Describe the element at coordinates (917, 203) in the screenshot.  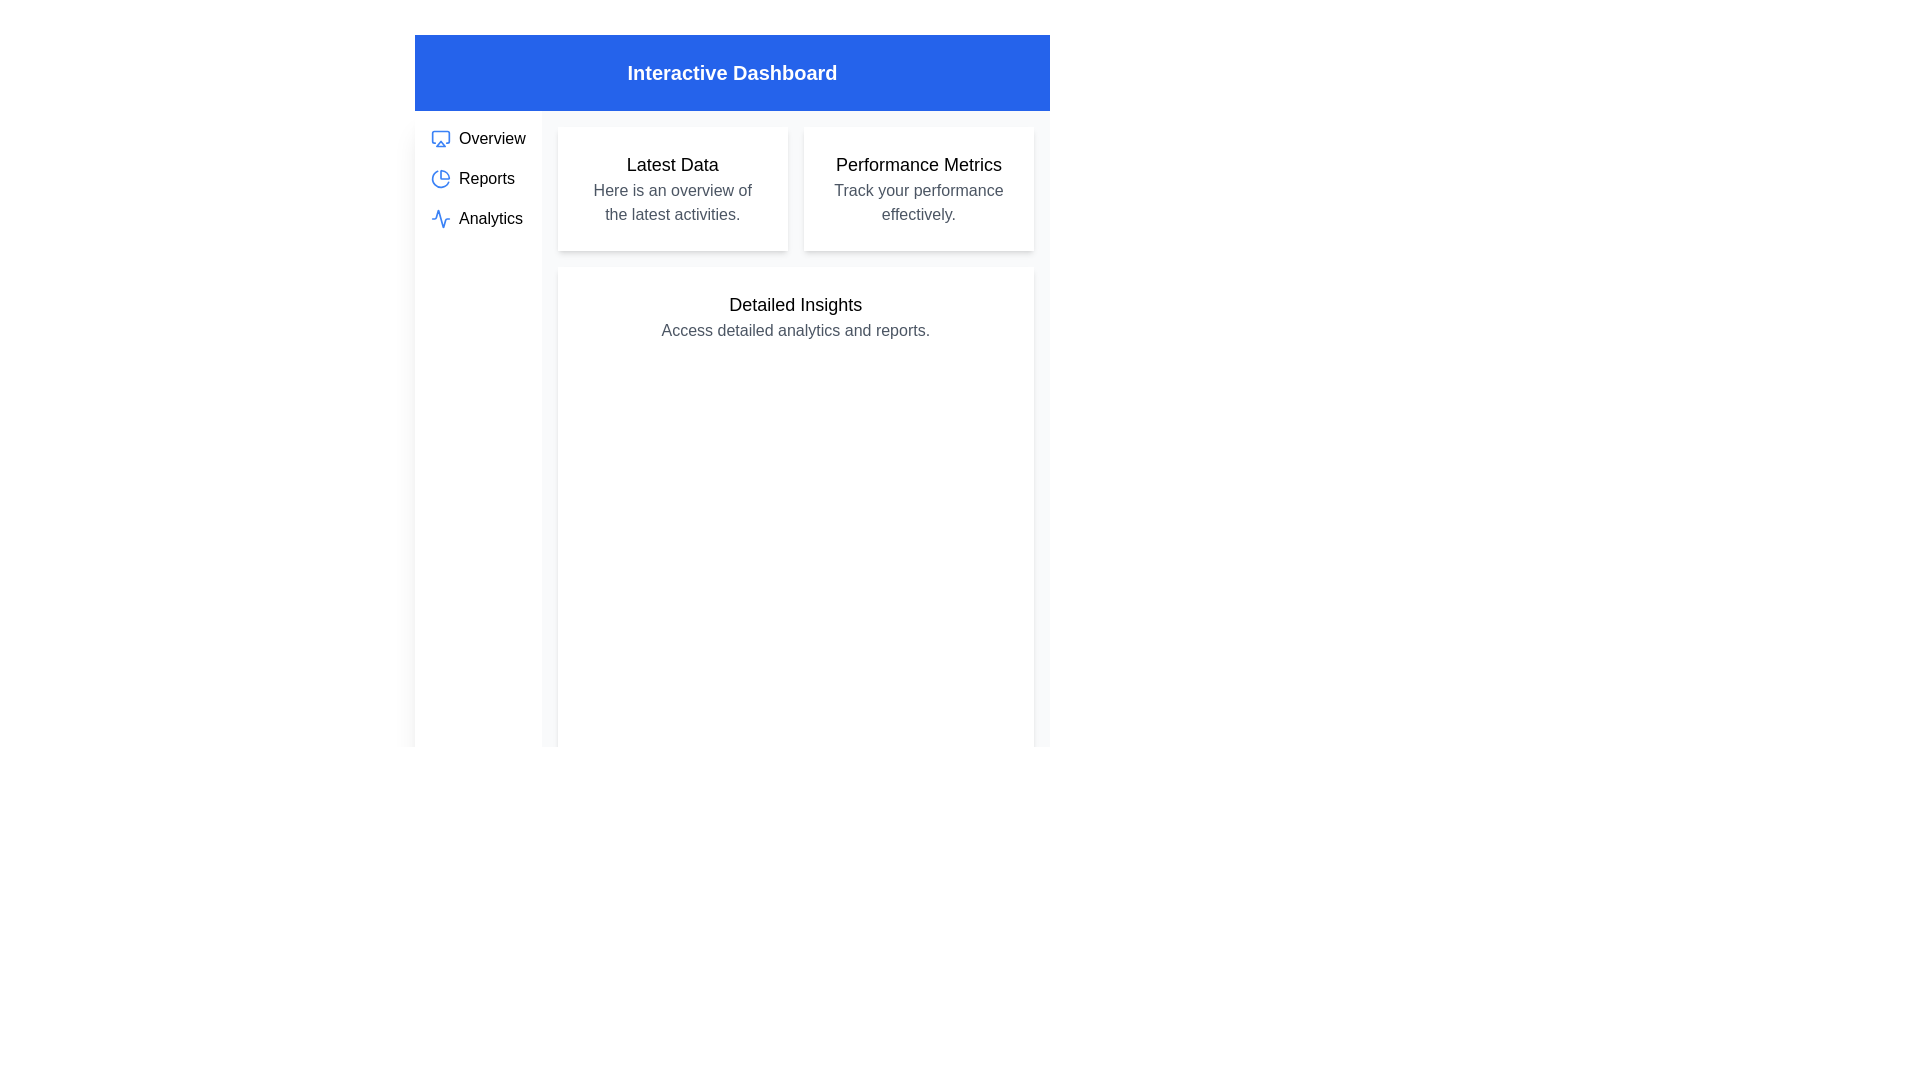
I see `the text element reading 'Track your performance effectively.' which is styled in gray and located beneath the 'Performance Metrics' heading` at that location.